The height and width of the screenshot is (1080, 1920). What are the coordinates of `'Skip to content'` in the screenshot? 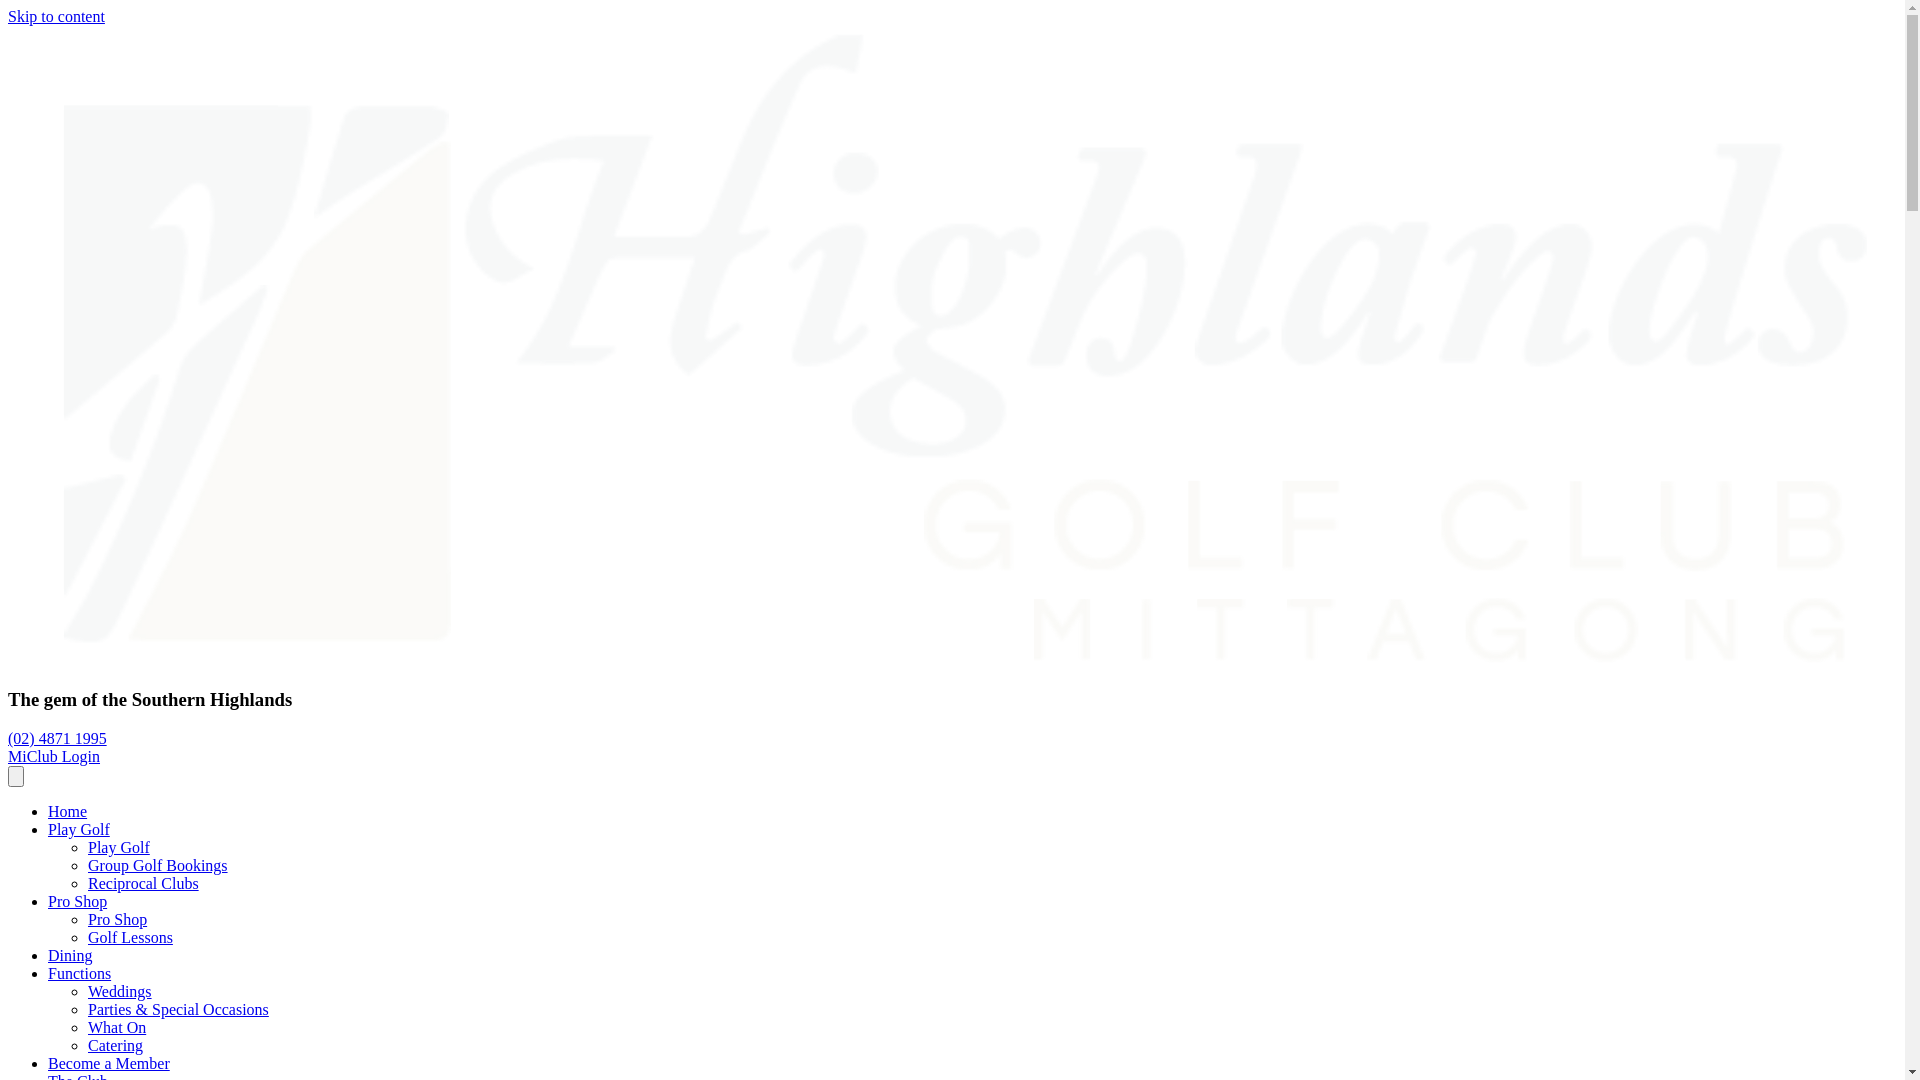 It's located at (56, 16).